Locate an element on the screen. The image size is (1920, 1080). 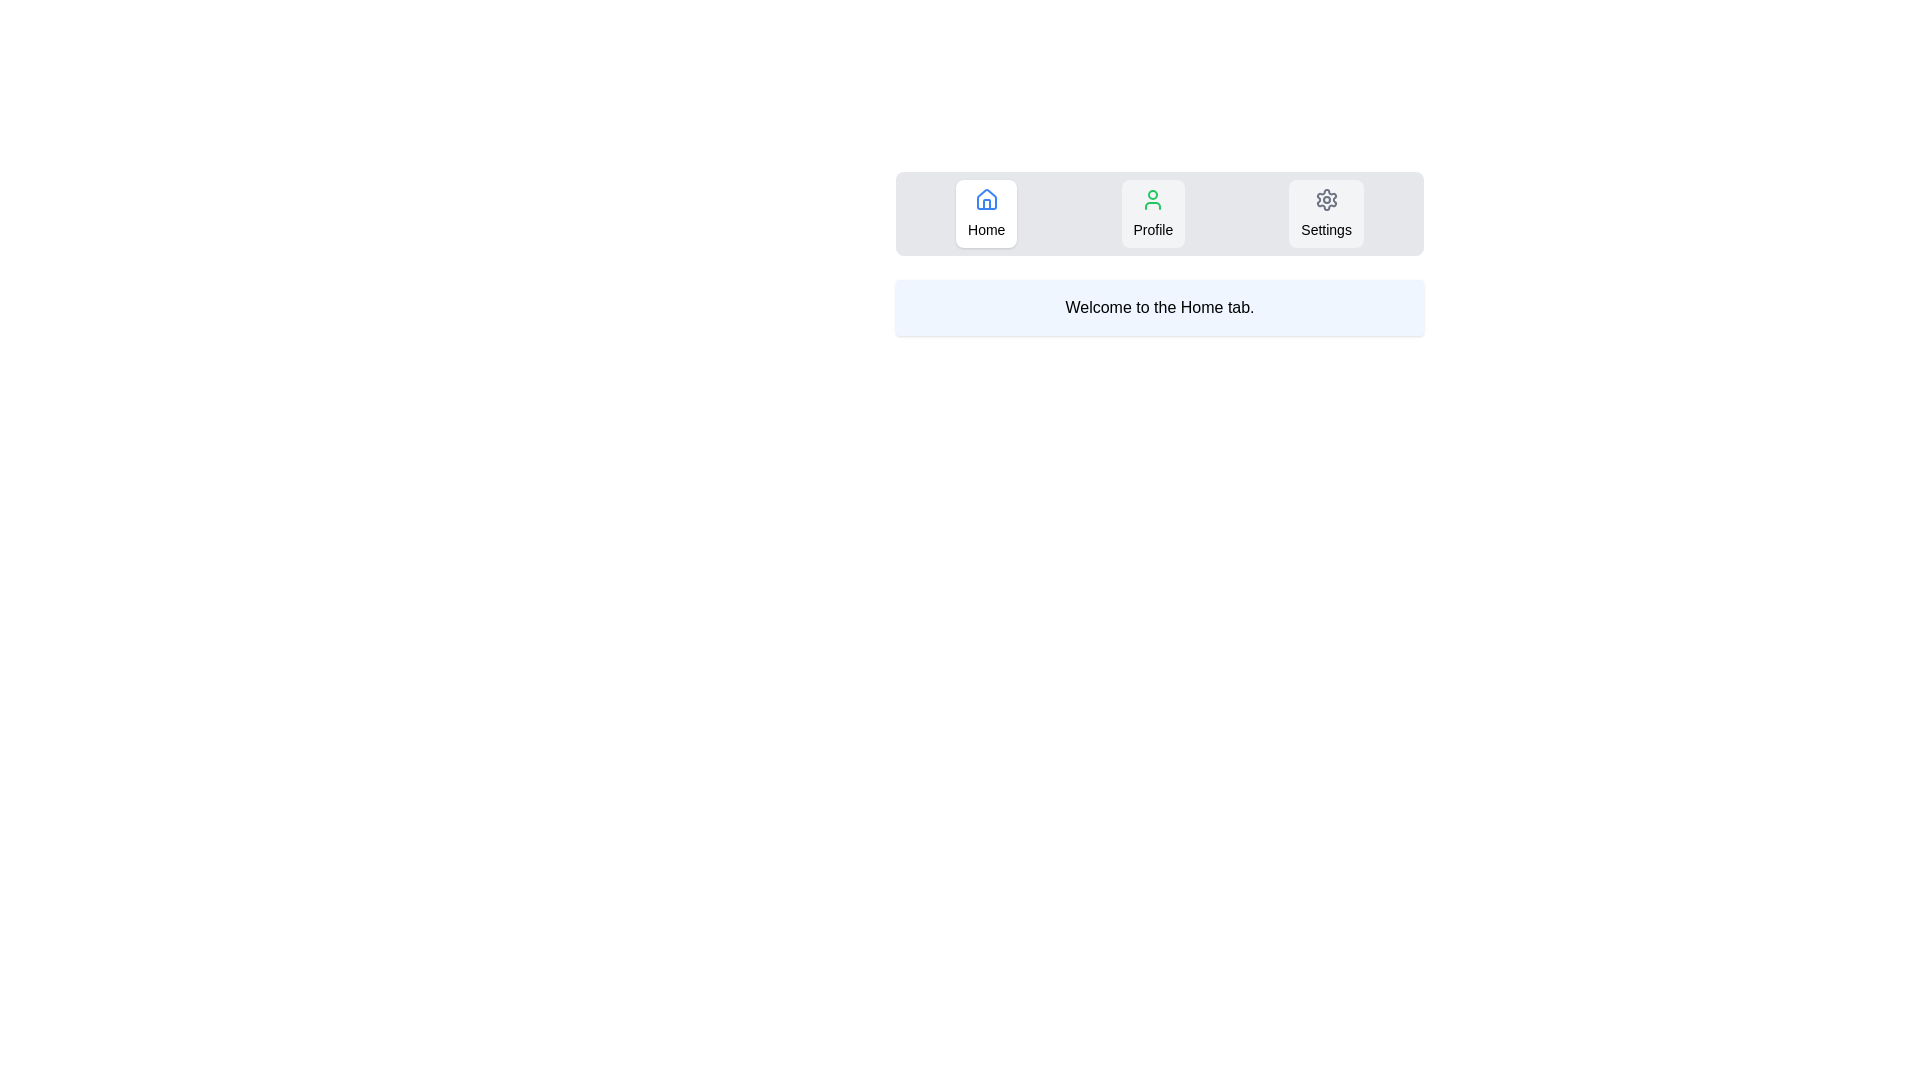
the Home tab by clicking on its button is located at coordinates (986, 213).